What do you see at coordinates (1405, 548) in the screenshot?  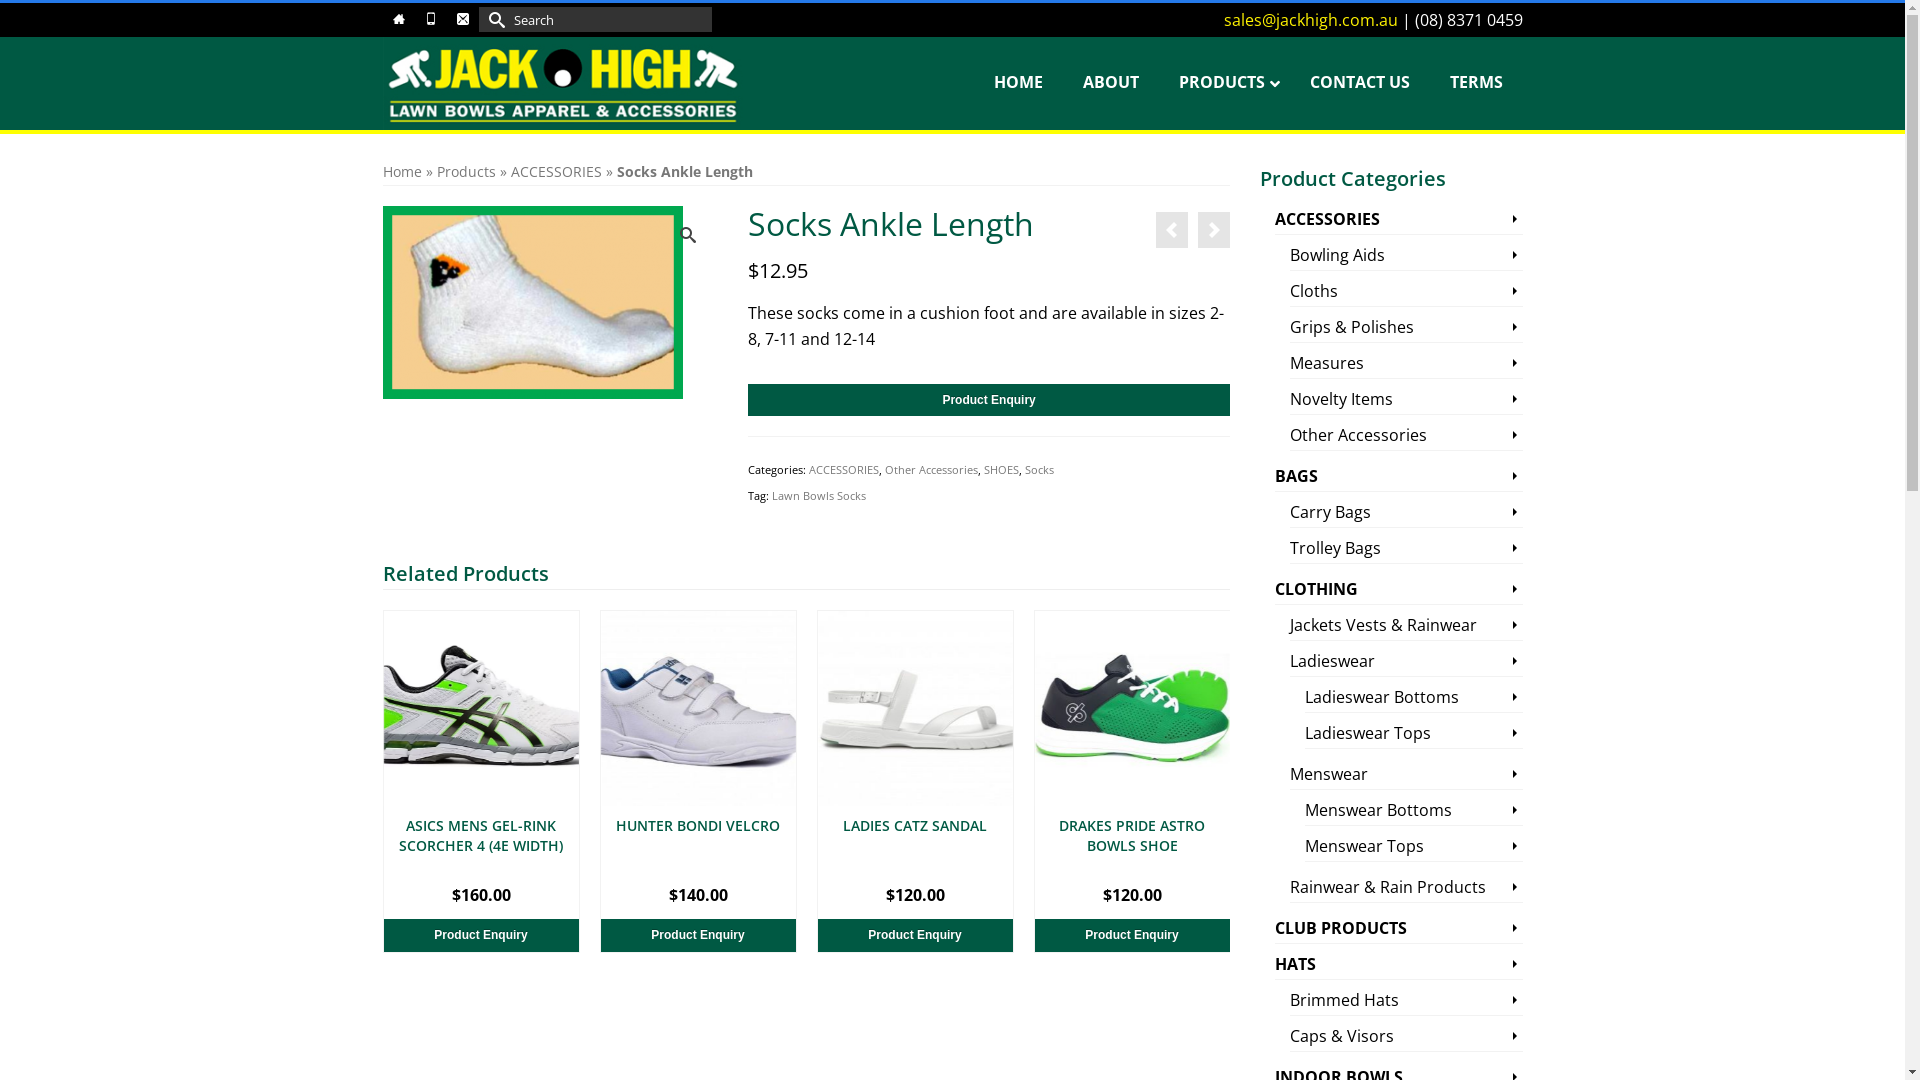 I see `'Trolley Bags'` at bounding box center [1405, 548].